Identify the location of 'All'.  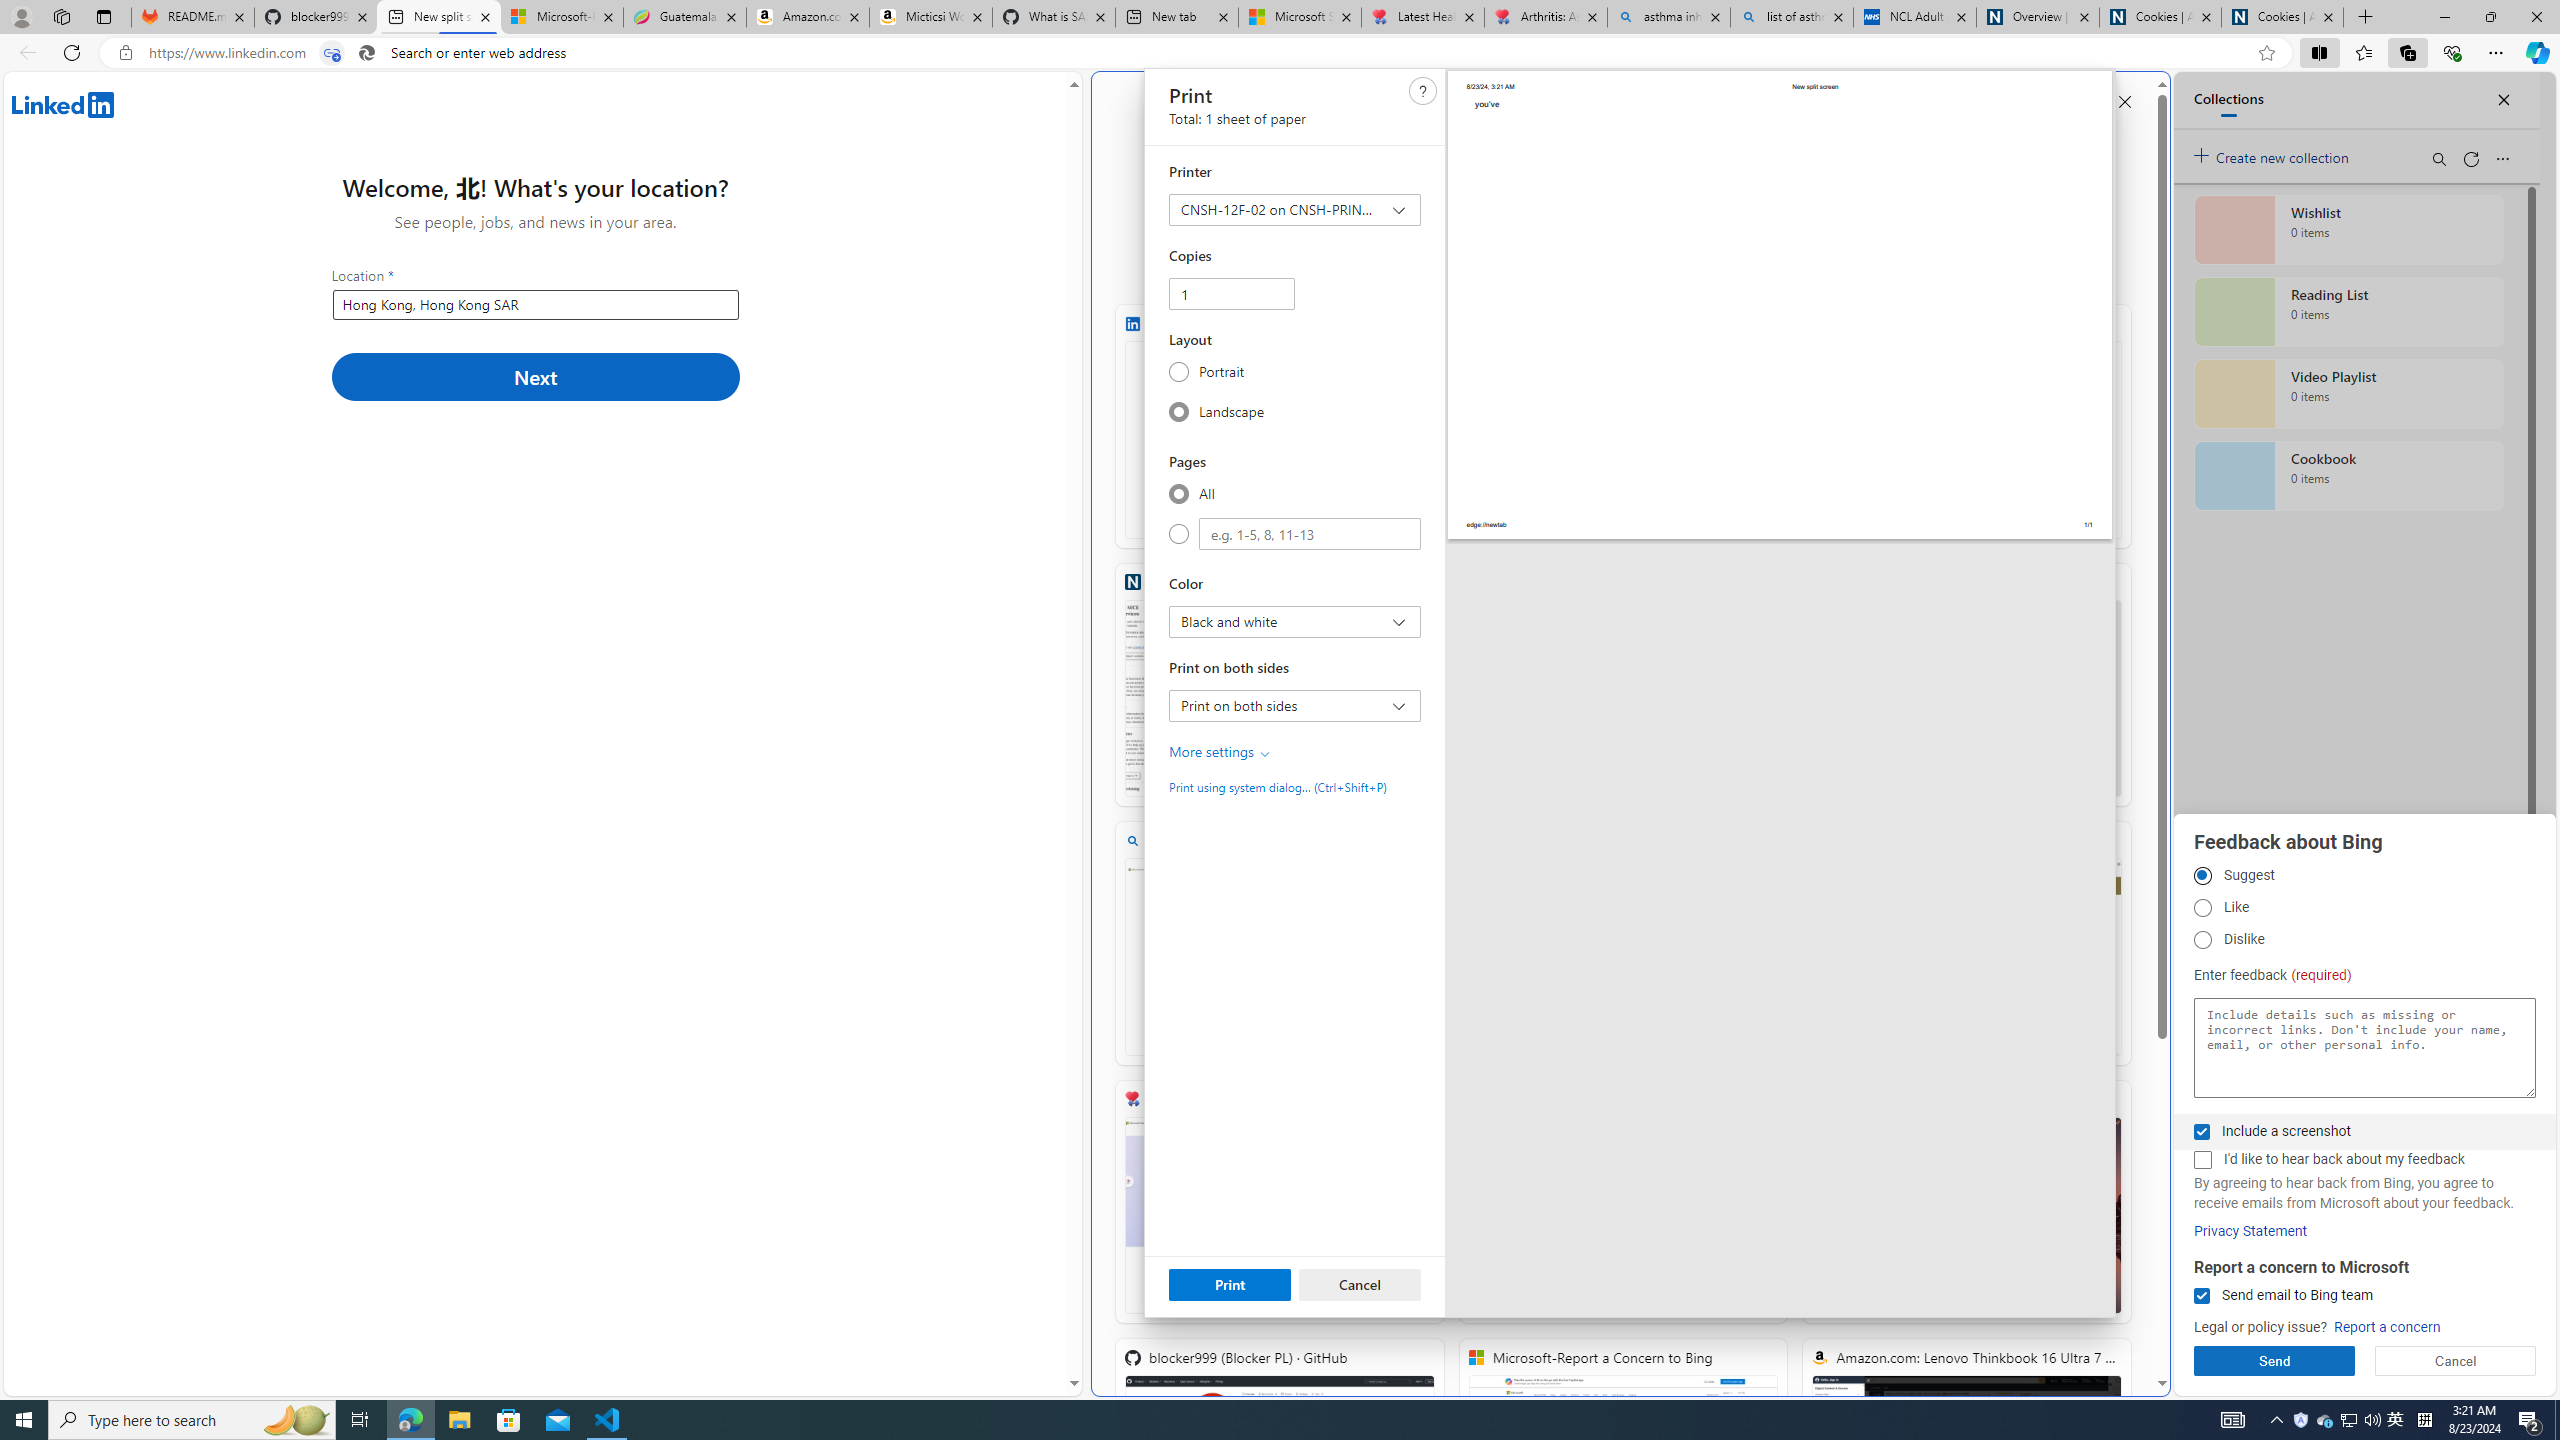
(1178, 493).